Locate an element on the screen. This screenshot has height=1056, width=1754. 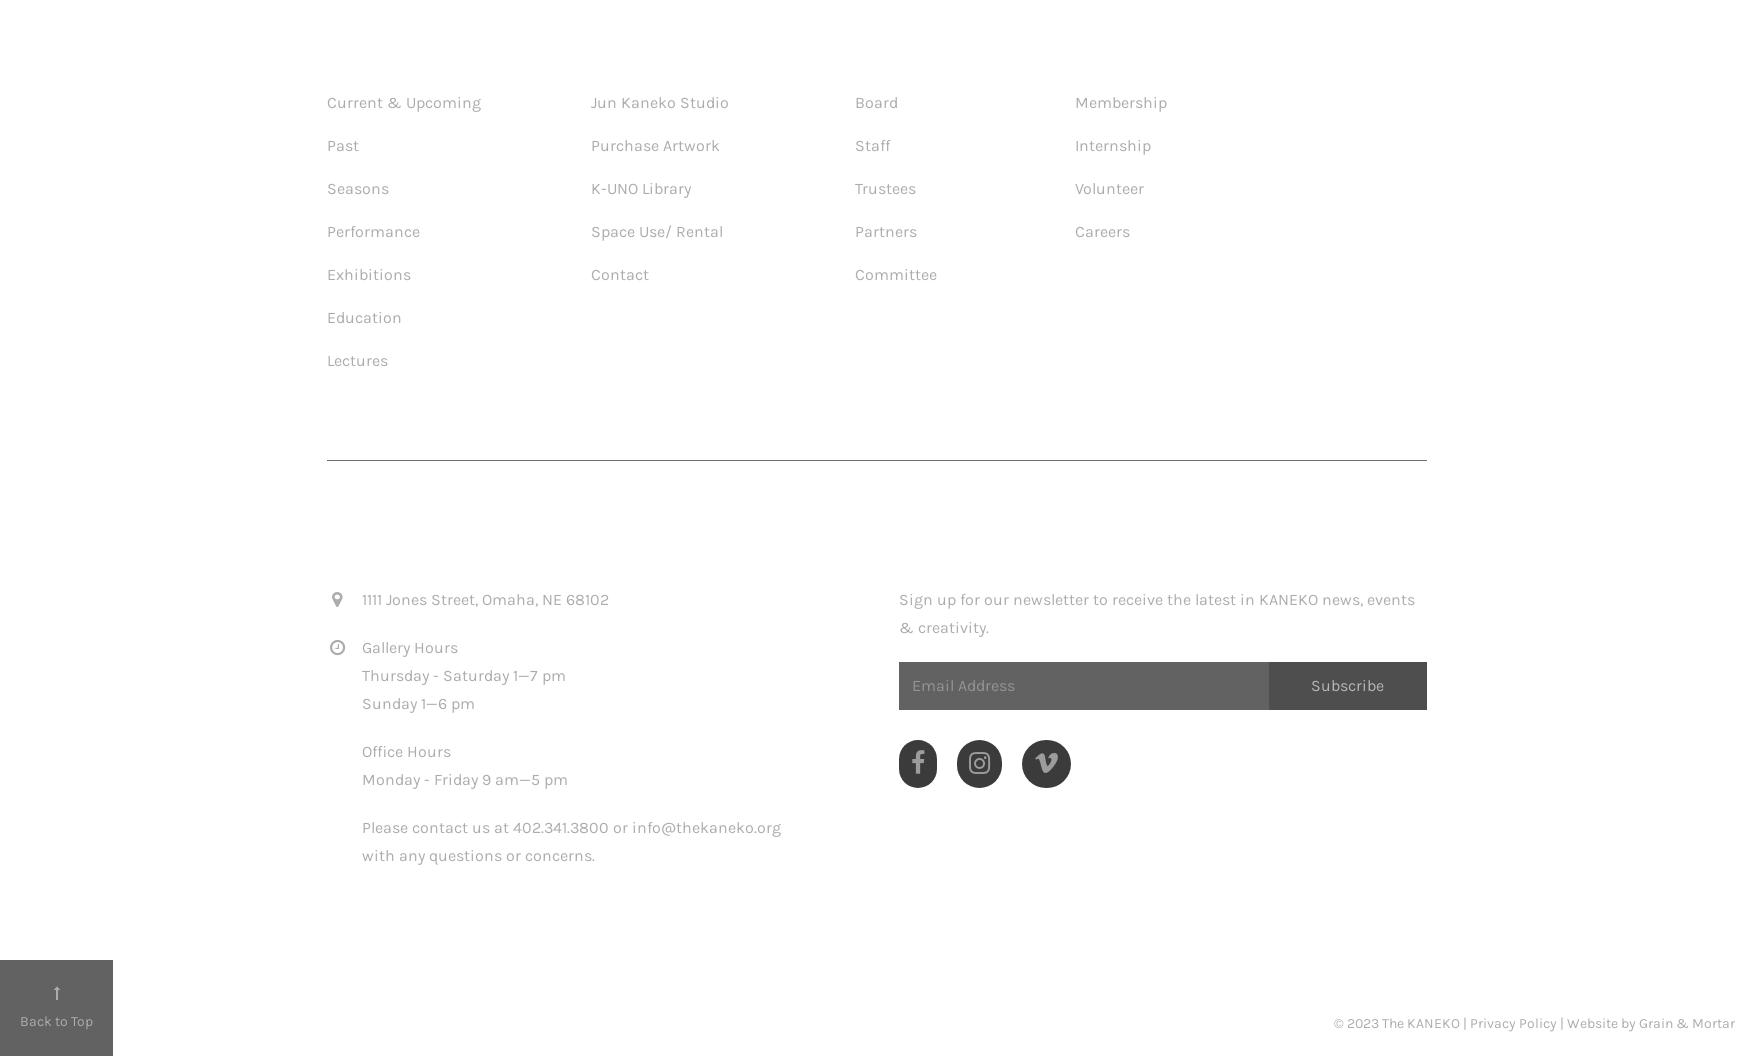
'Seasons' is located at coordinates (357, 187).